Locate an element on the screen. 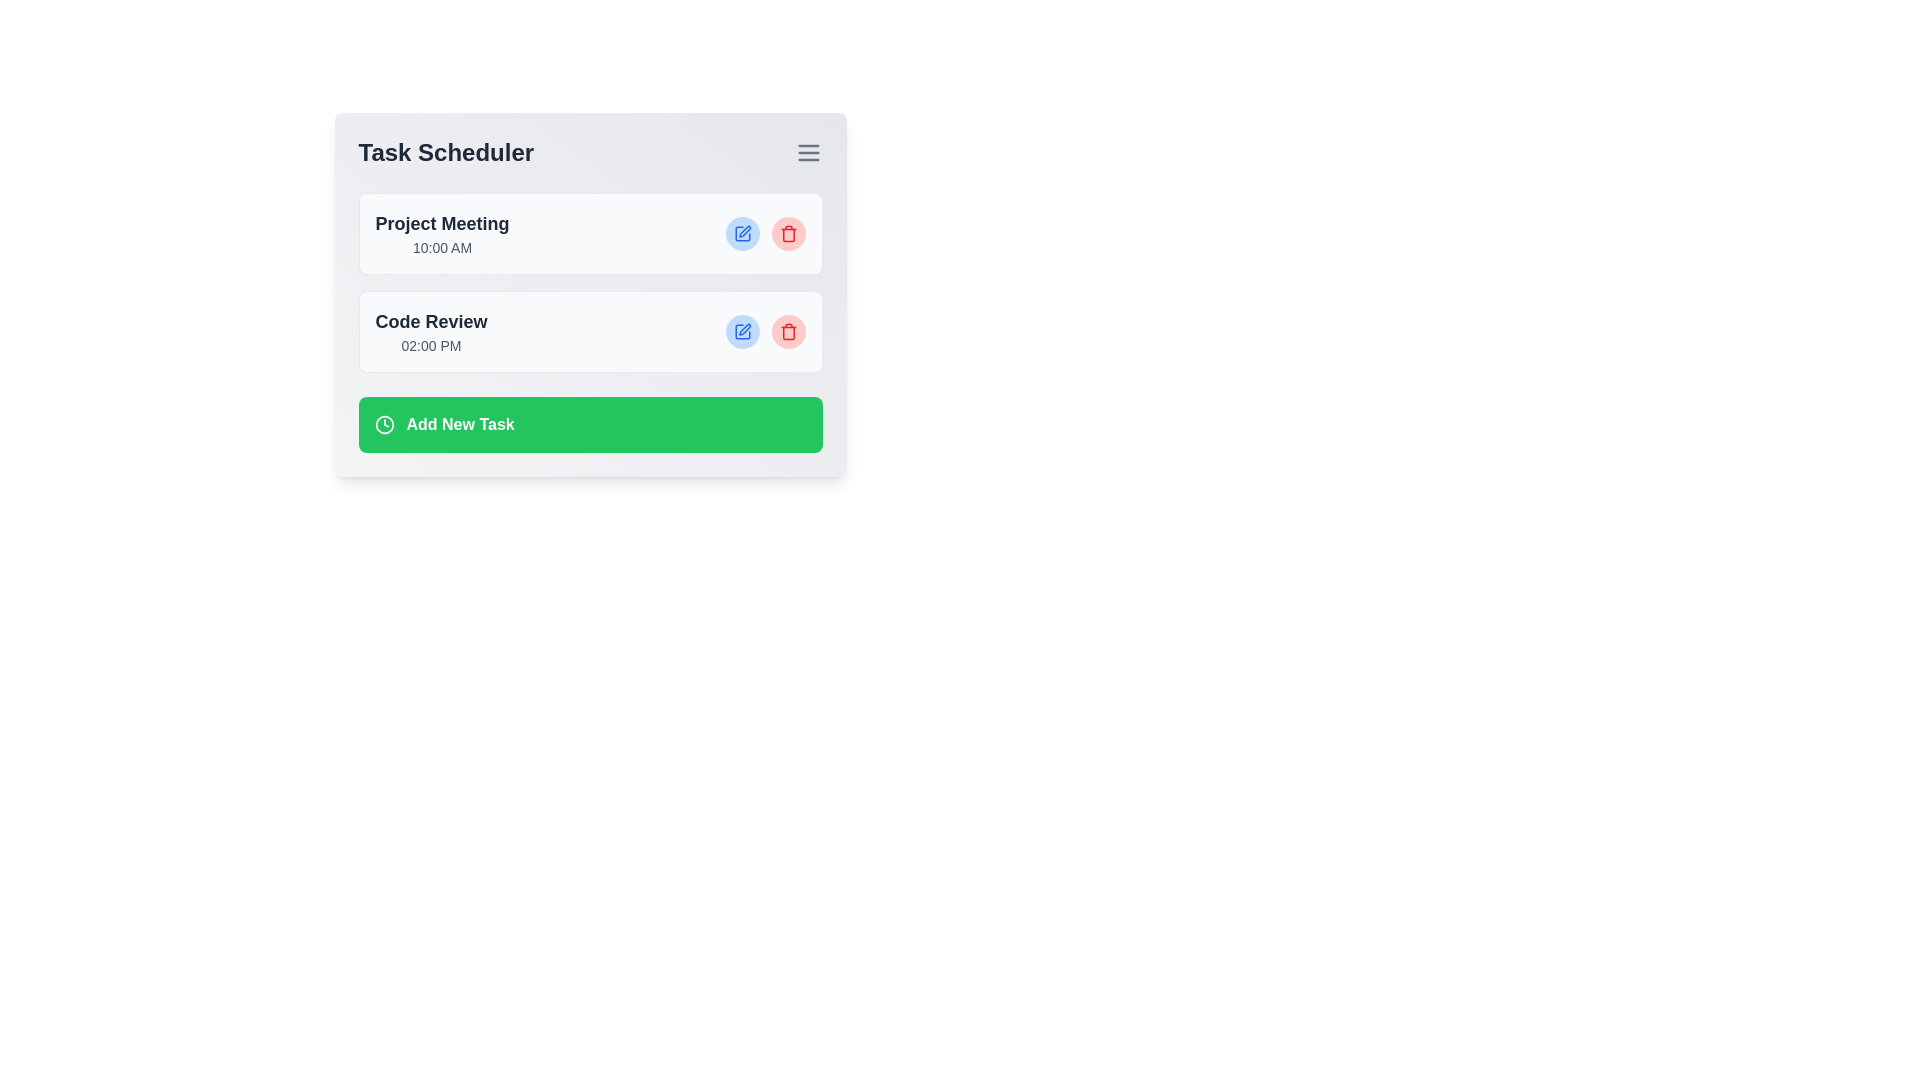 Image resolution: width=1920 pixels, height=1080 pixels. the task list item labeled 'Project Meeting' with the time '10:00 AM' is located at coordinates (441, 233).